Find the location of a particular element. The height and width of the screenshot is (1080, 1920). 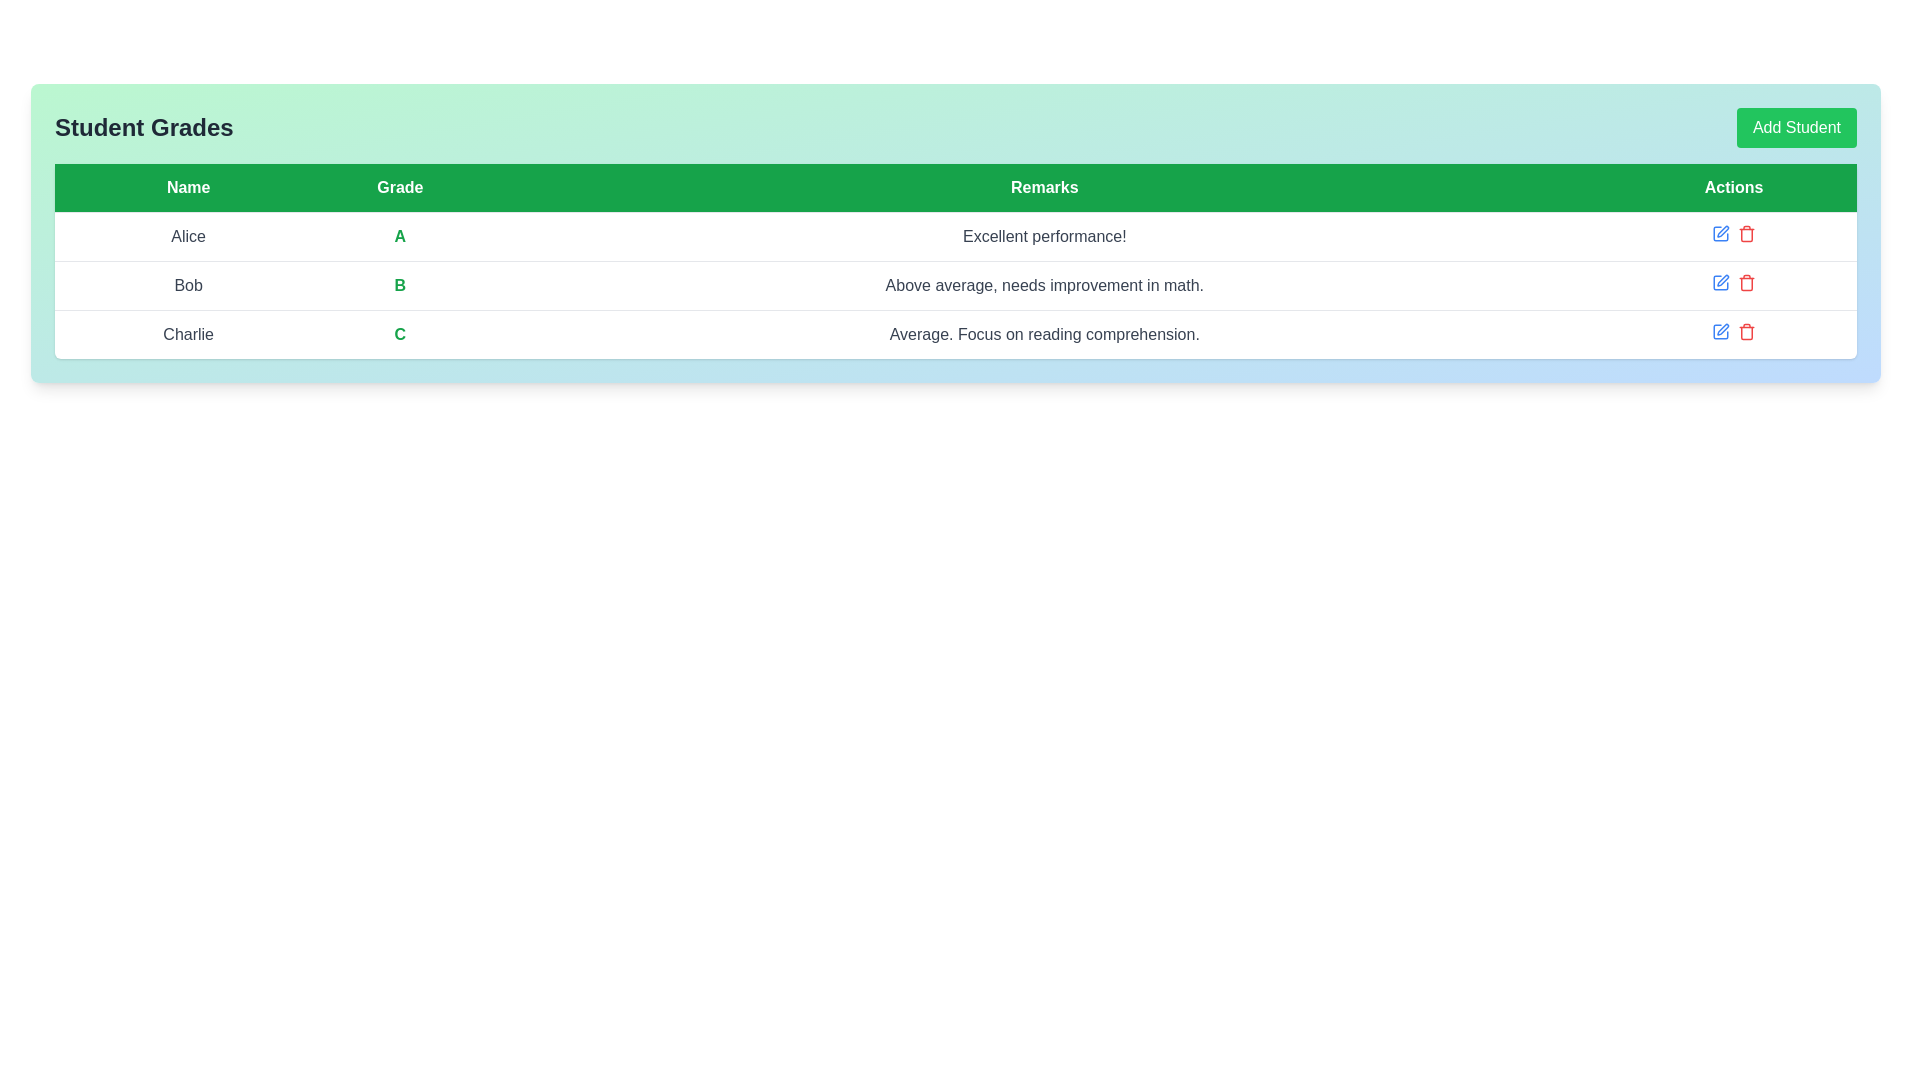

the 'delete' icon located in the 'Actions' column of the table, which is the second icon from the right in each row is located at coordinates (1746, 234).